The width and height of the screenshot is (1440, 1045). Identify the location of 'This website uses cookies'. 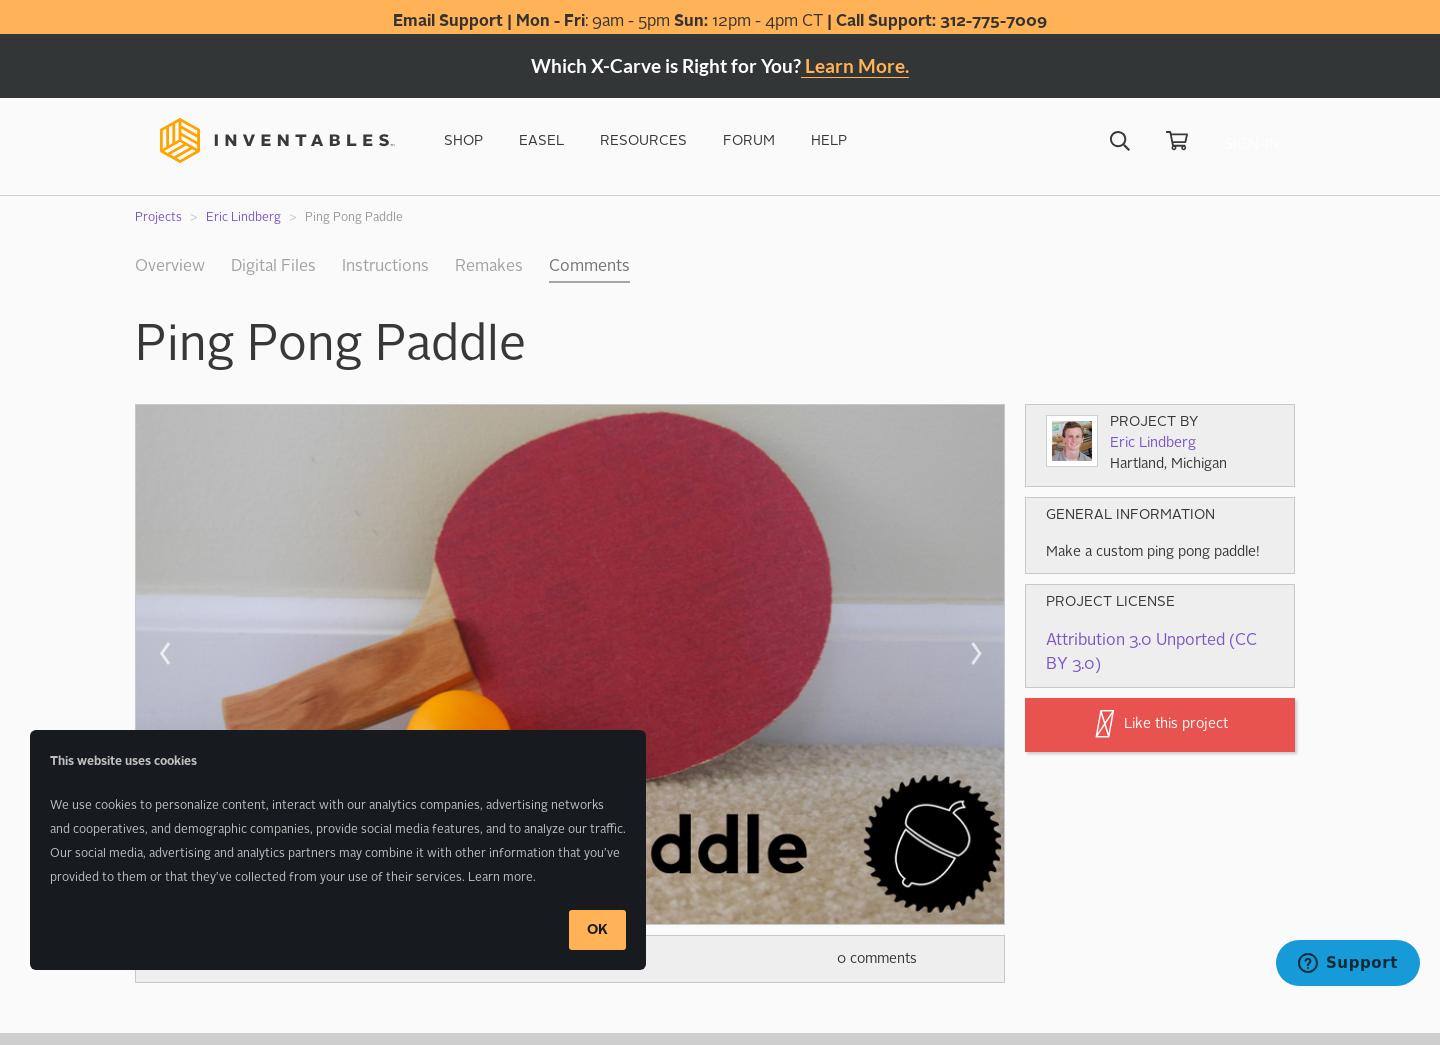
(48, 762).